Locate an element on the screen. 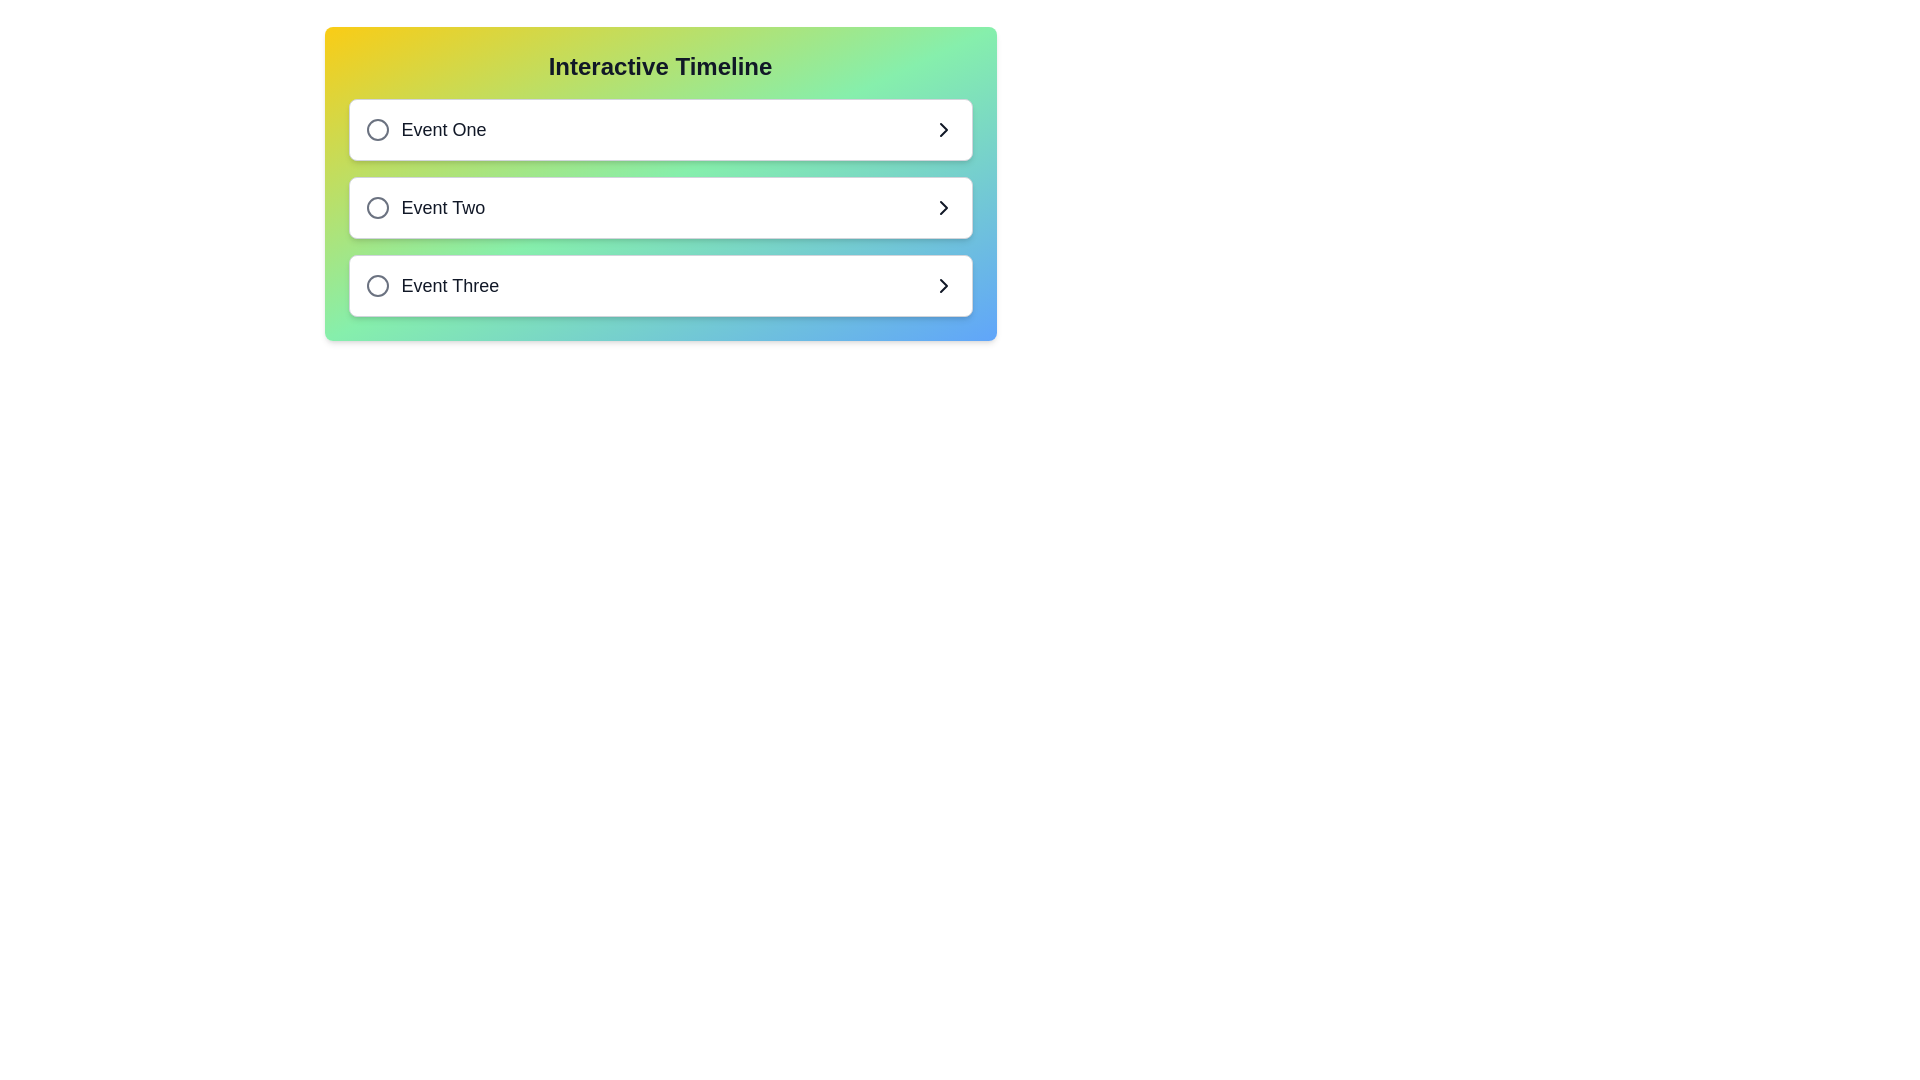 The image size is (1920, 1080). the text label that describes the event corresponding to the first list item in the vertical list of events, which is located next to a circular icon and aligned with a surrounding box is located at coordinates (443, 130).